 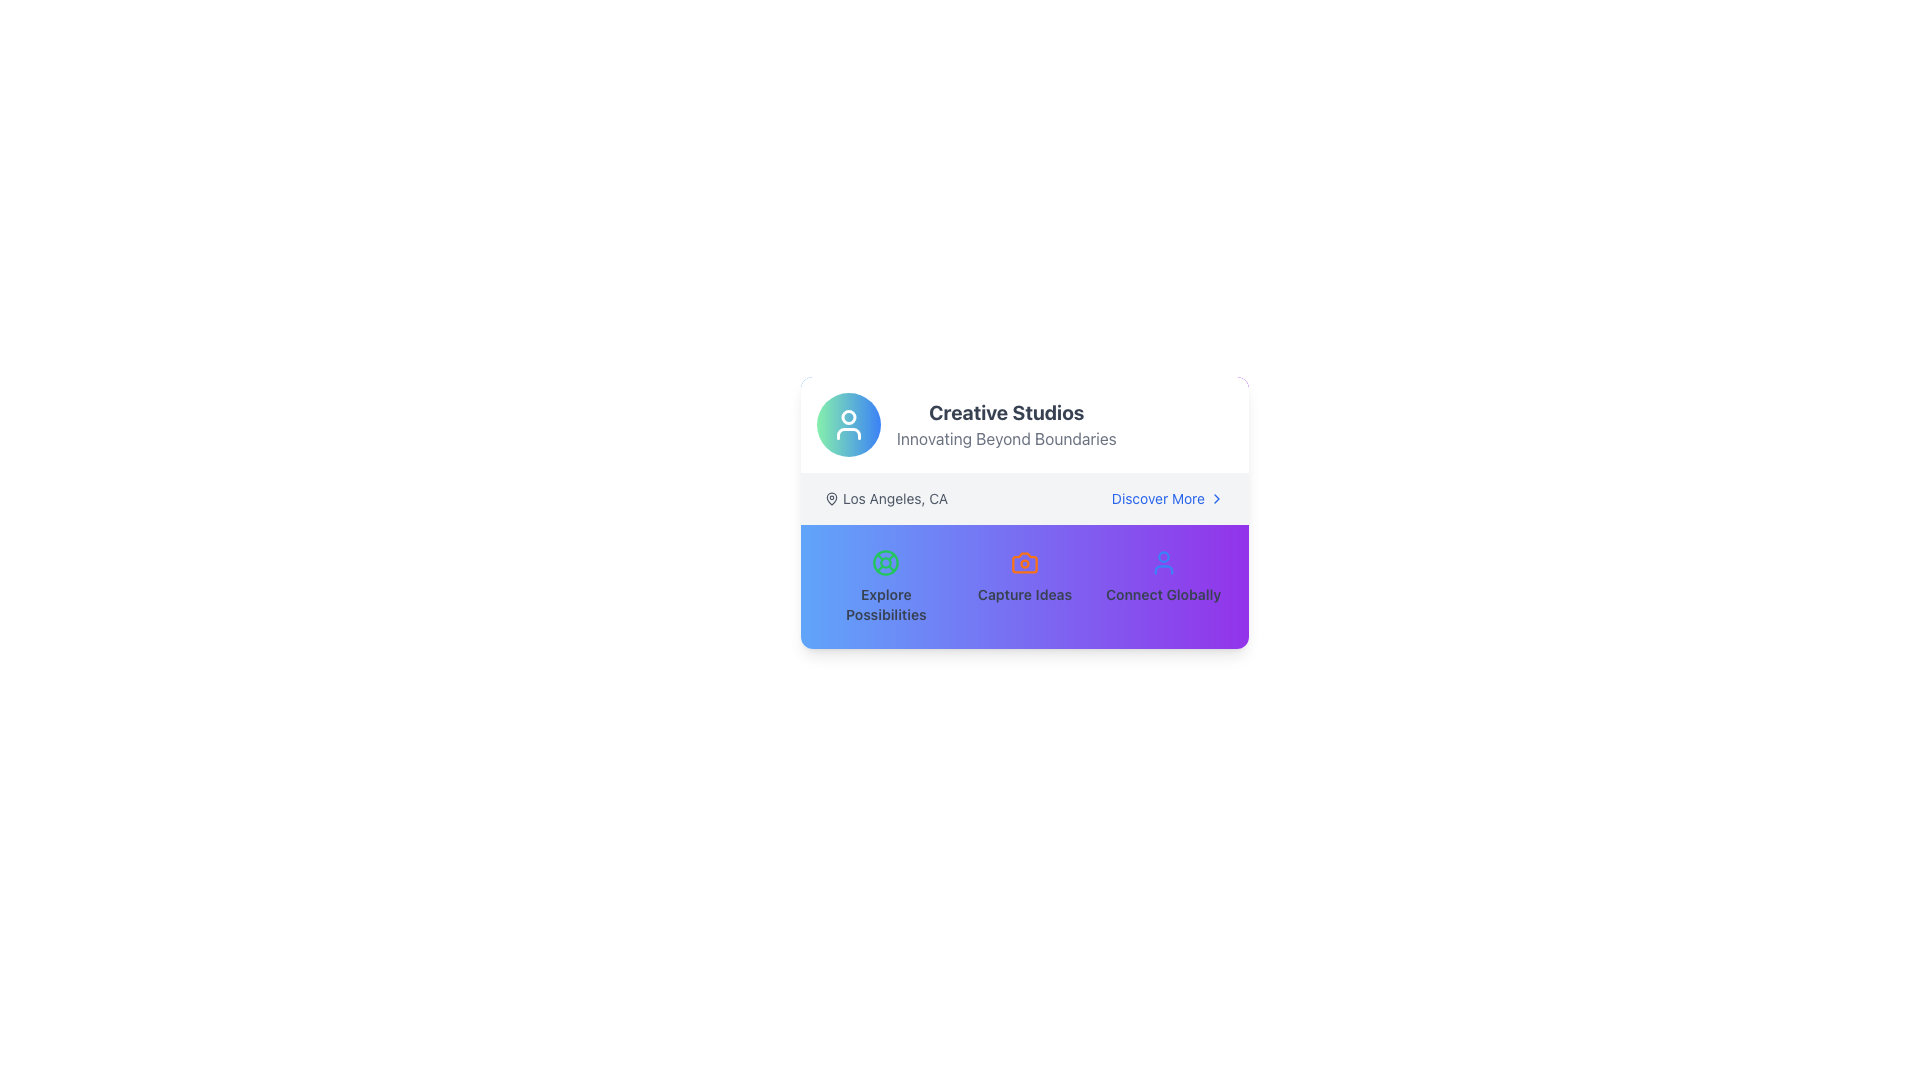 I want to click on the 'Capture Ideas' button, which is positioned centrally in the three-item horizontal grid layout that includes 'Explore Possibilities' on the left and 'Connect Globally' on the right, so click(x=1024, y=585).